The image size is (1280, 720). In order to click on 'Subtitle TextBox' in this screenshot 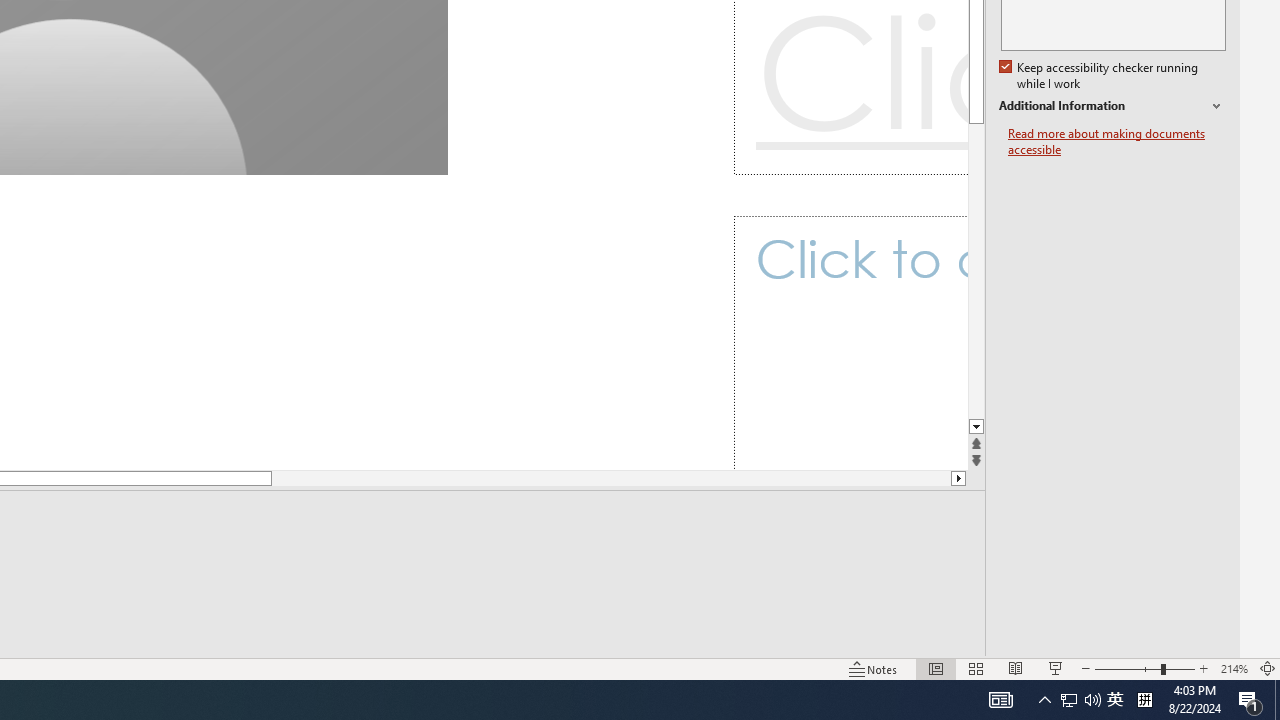, I will do `click(850, 342)`.